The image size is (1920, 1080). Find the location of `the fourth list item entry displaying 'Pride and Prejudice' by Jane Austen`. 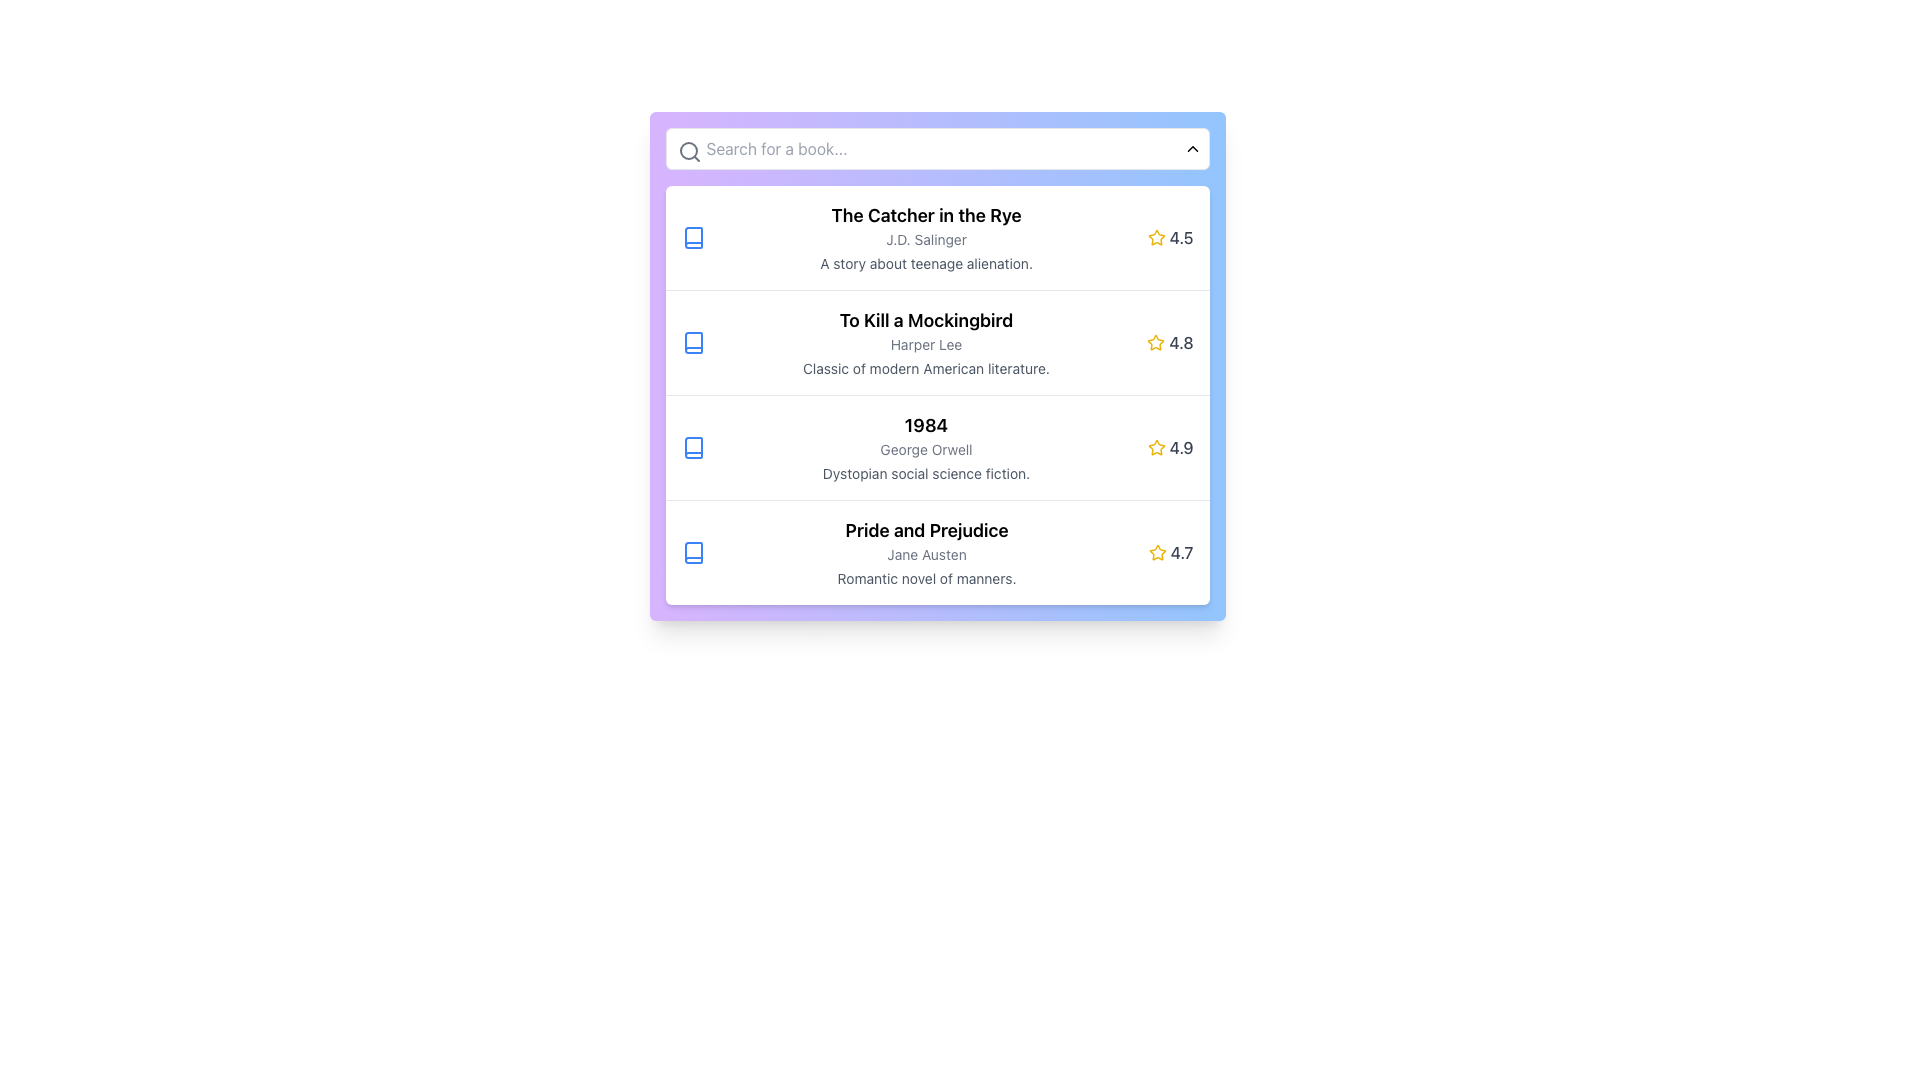

the fourth list item entry displaying 'Pride and Prejudice' by Jane Austen is located at coordinates (936, 552).